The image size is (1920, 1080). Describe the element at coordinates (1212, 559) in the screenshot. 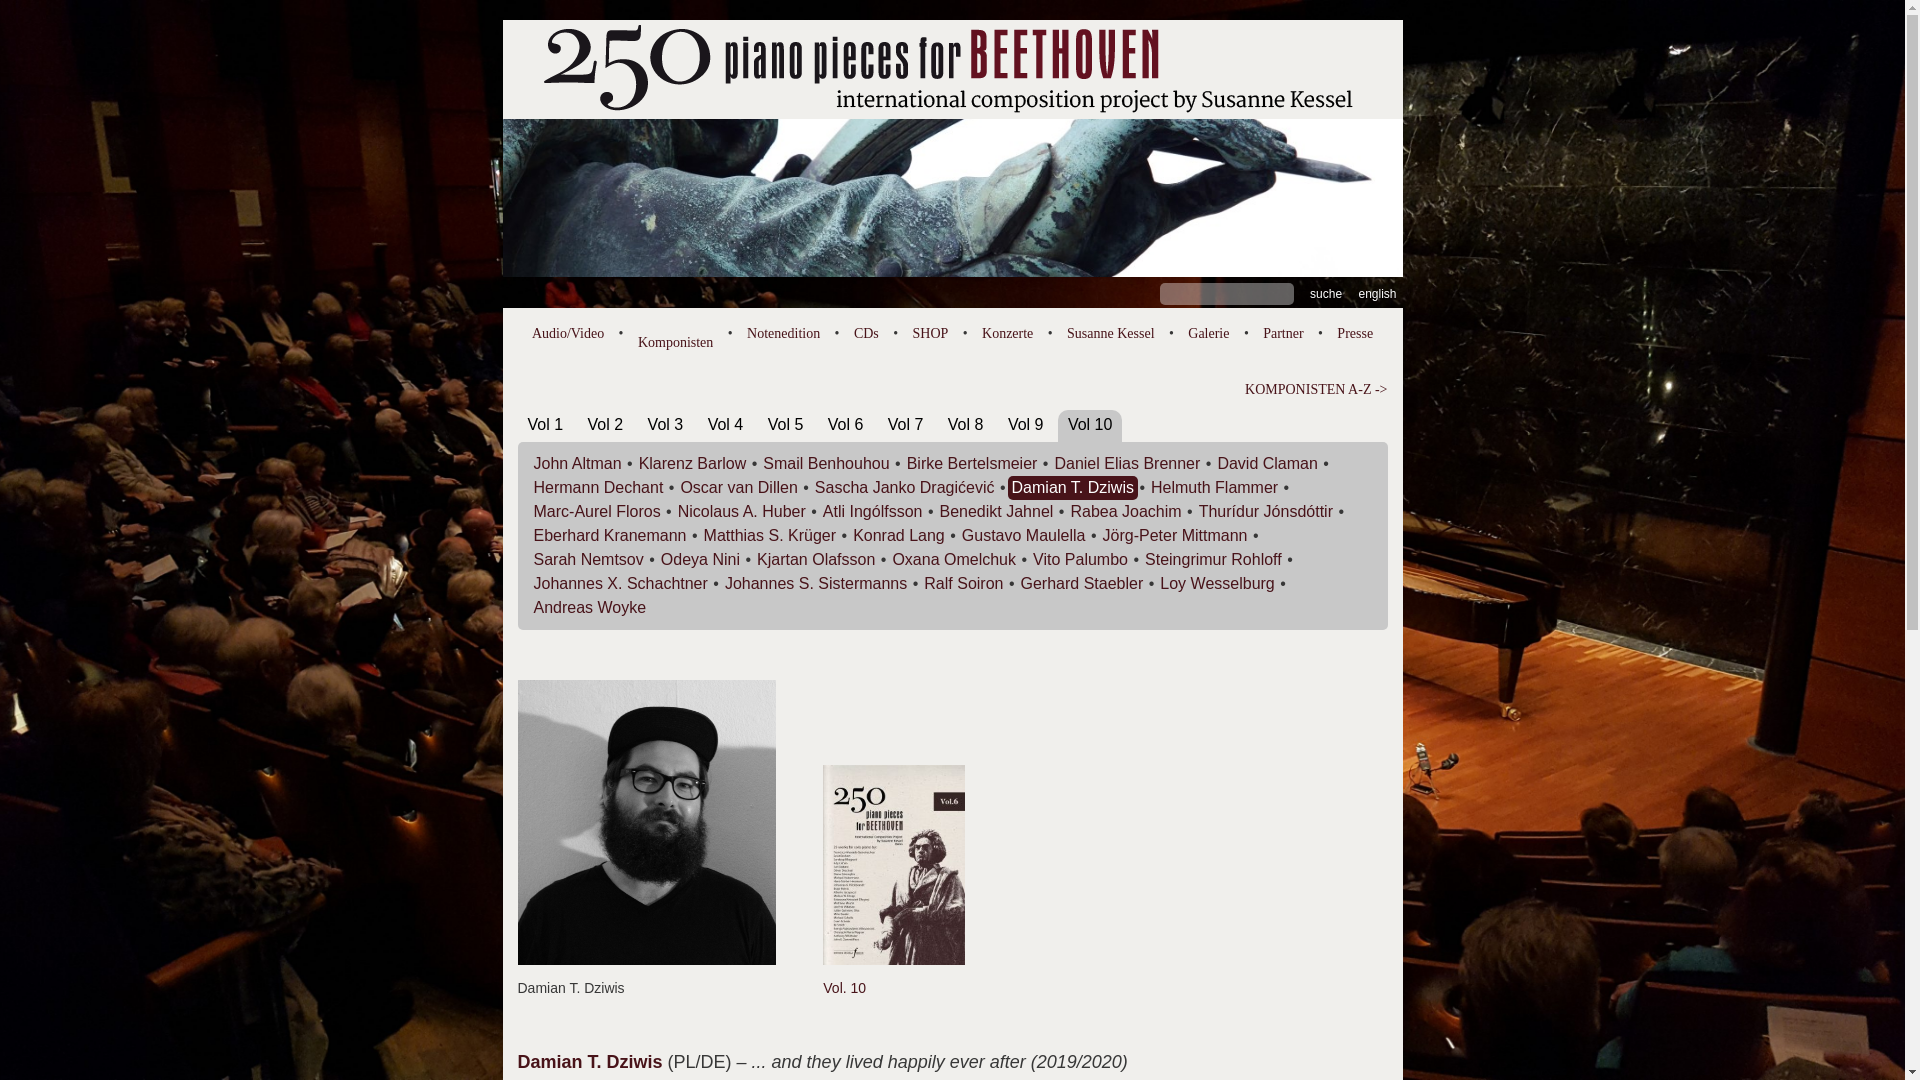

I see `'Steingrimur Rohloff'` at that location.